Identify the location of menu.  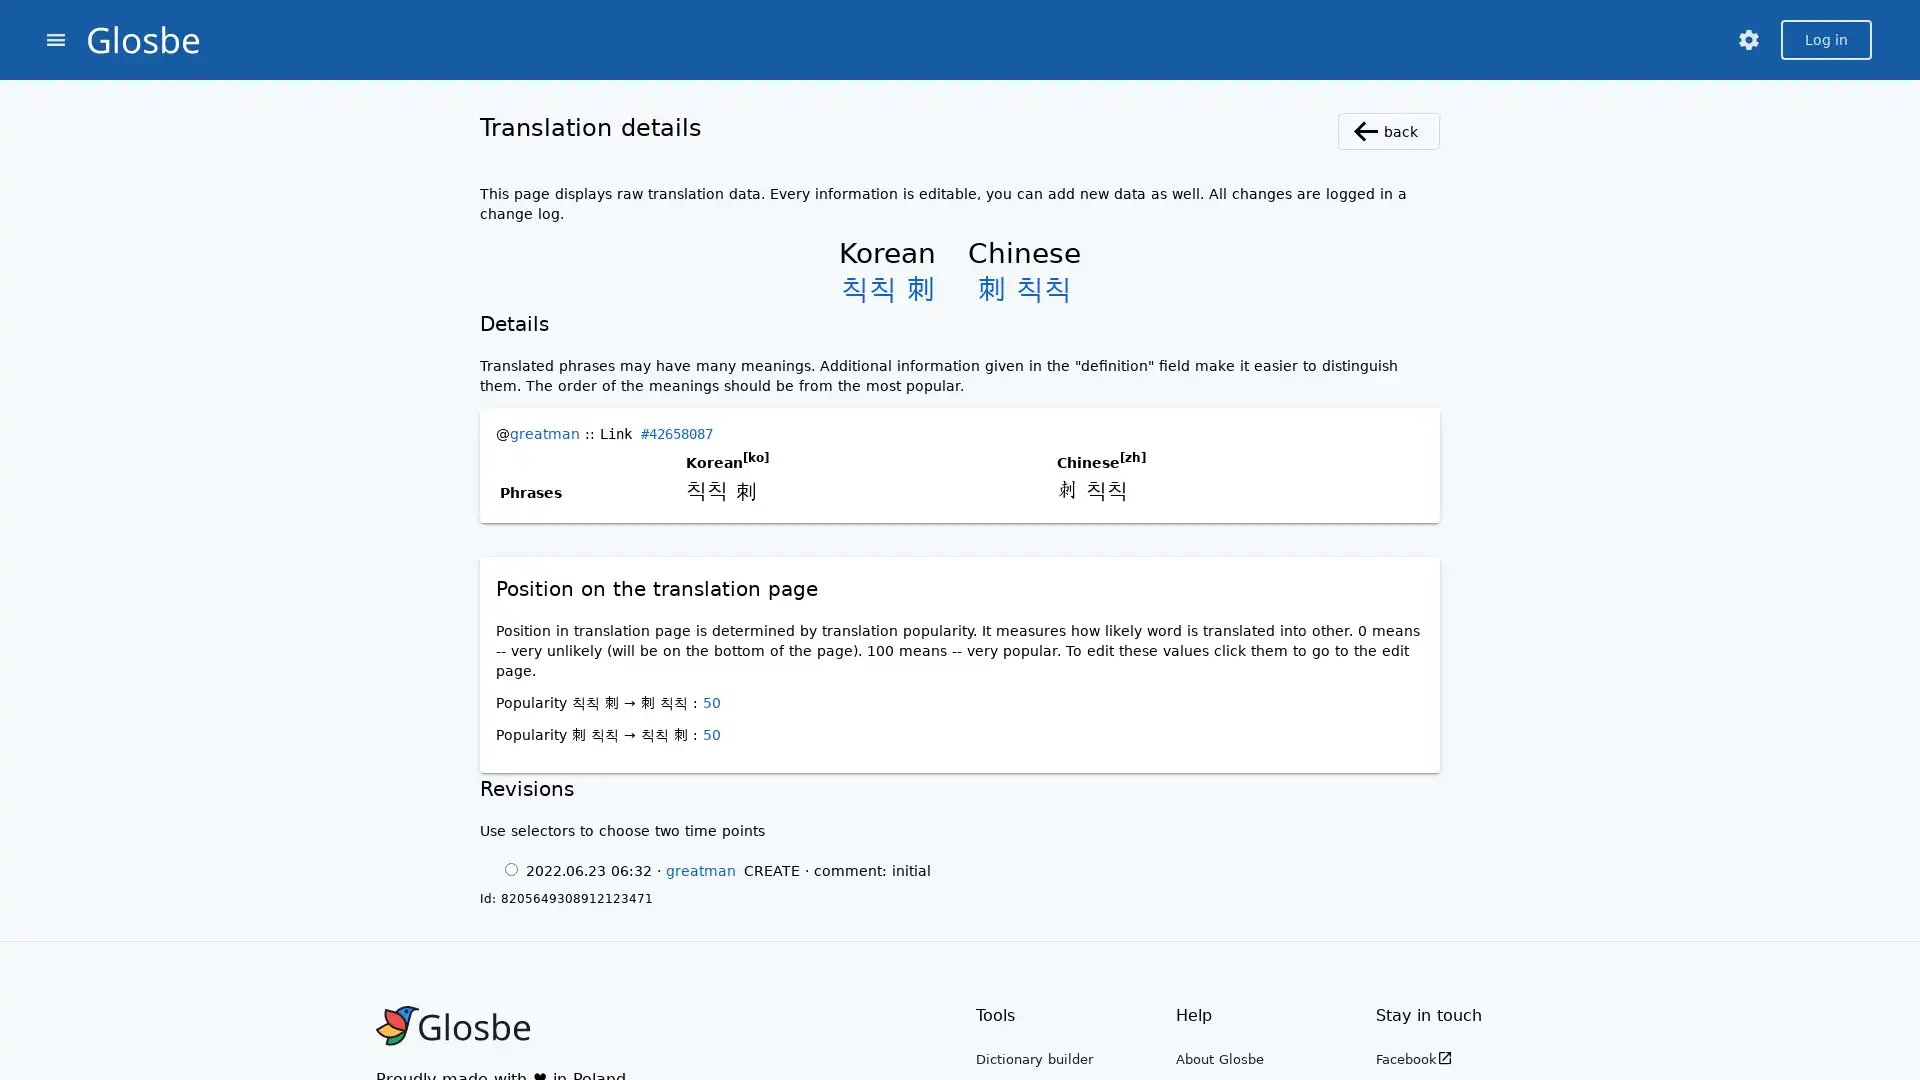
(56, 39).